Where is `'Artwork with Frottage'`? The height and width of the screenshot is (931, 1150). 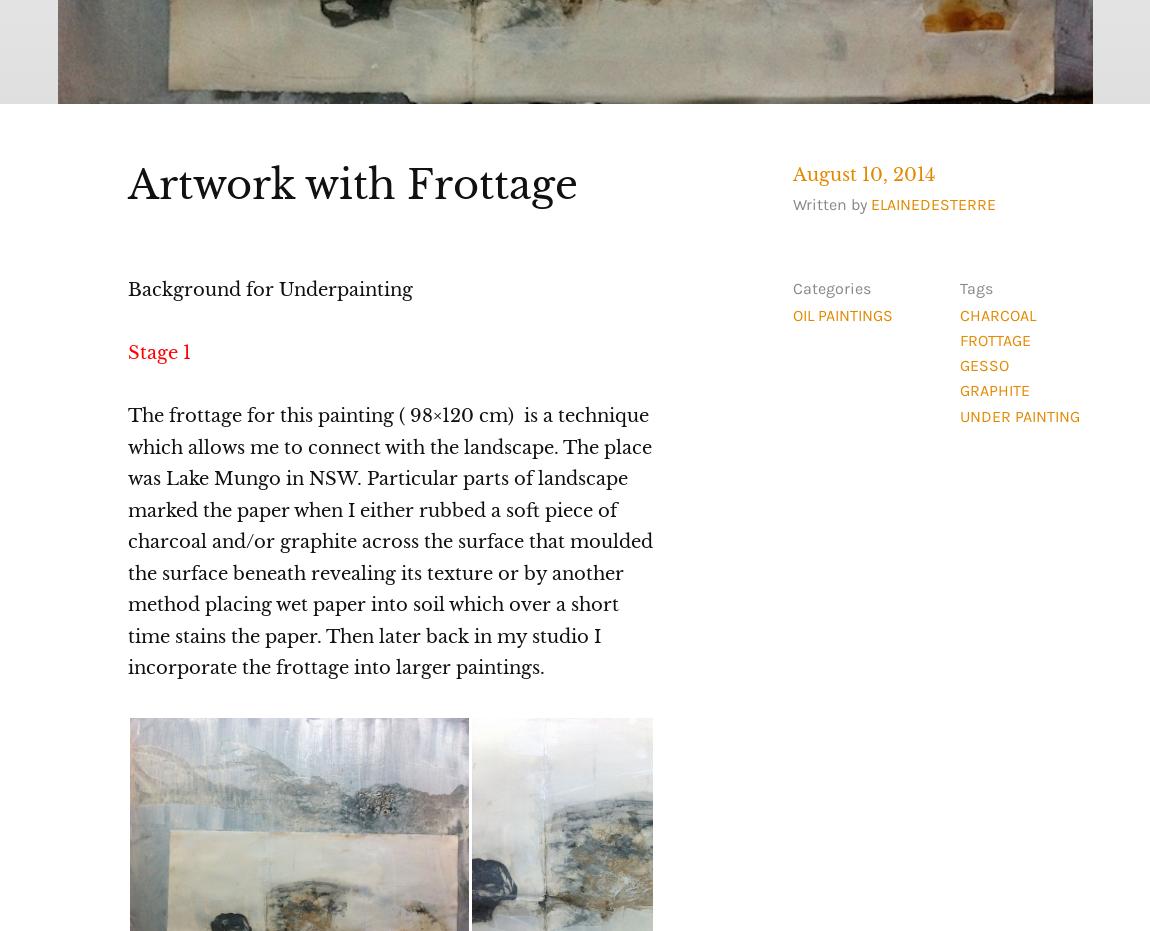
'Artwork with Frottage' is located at coordinates (352, 182).